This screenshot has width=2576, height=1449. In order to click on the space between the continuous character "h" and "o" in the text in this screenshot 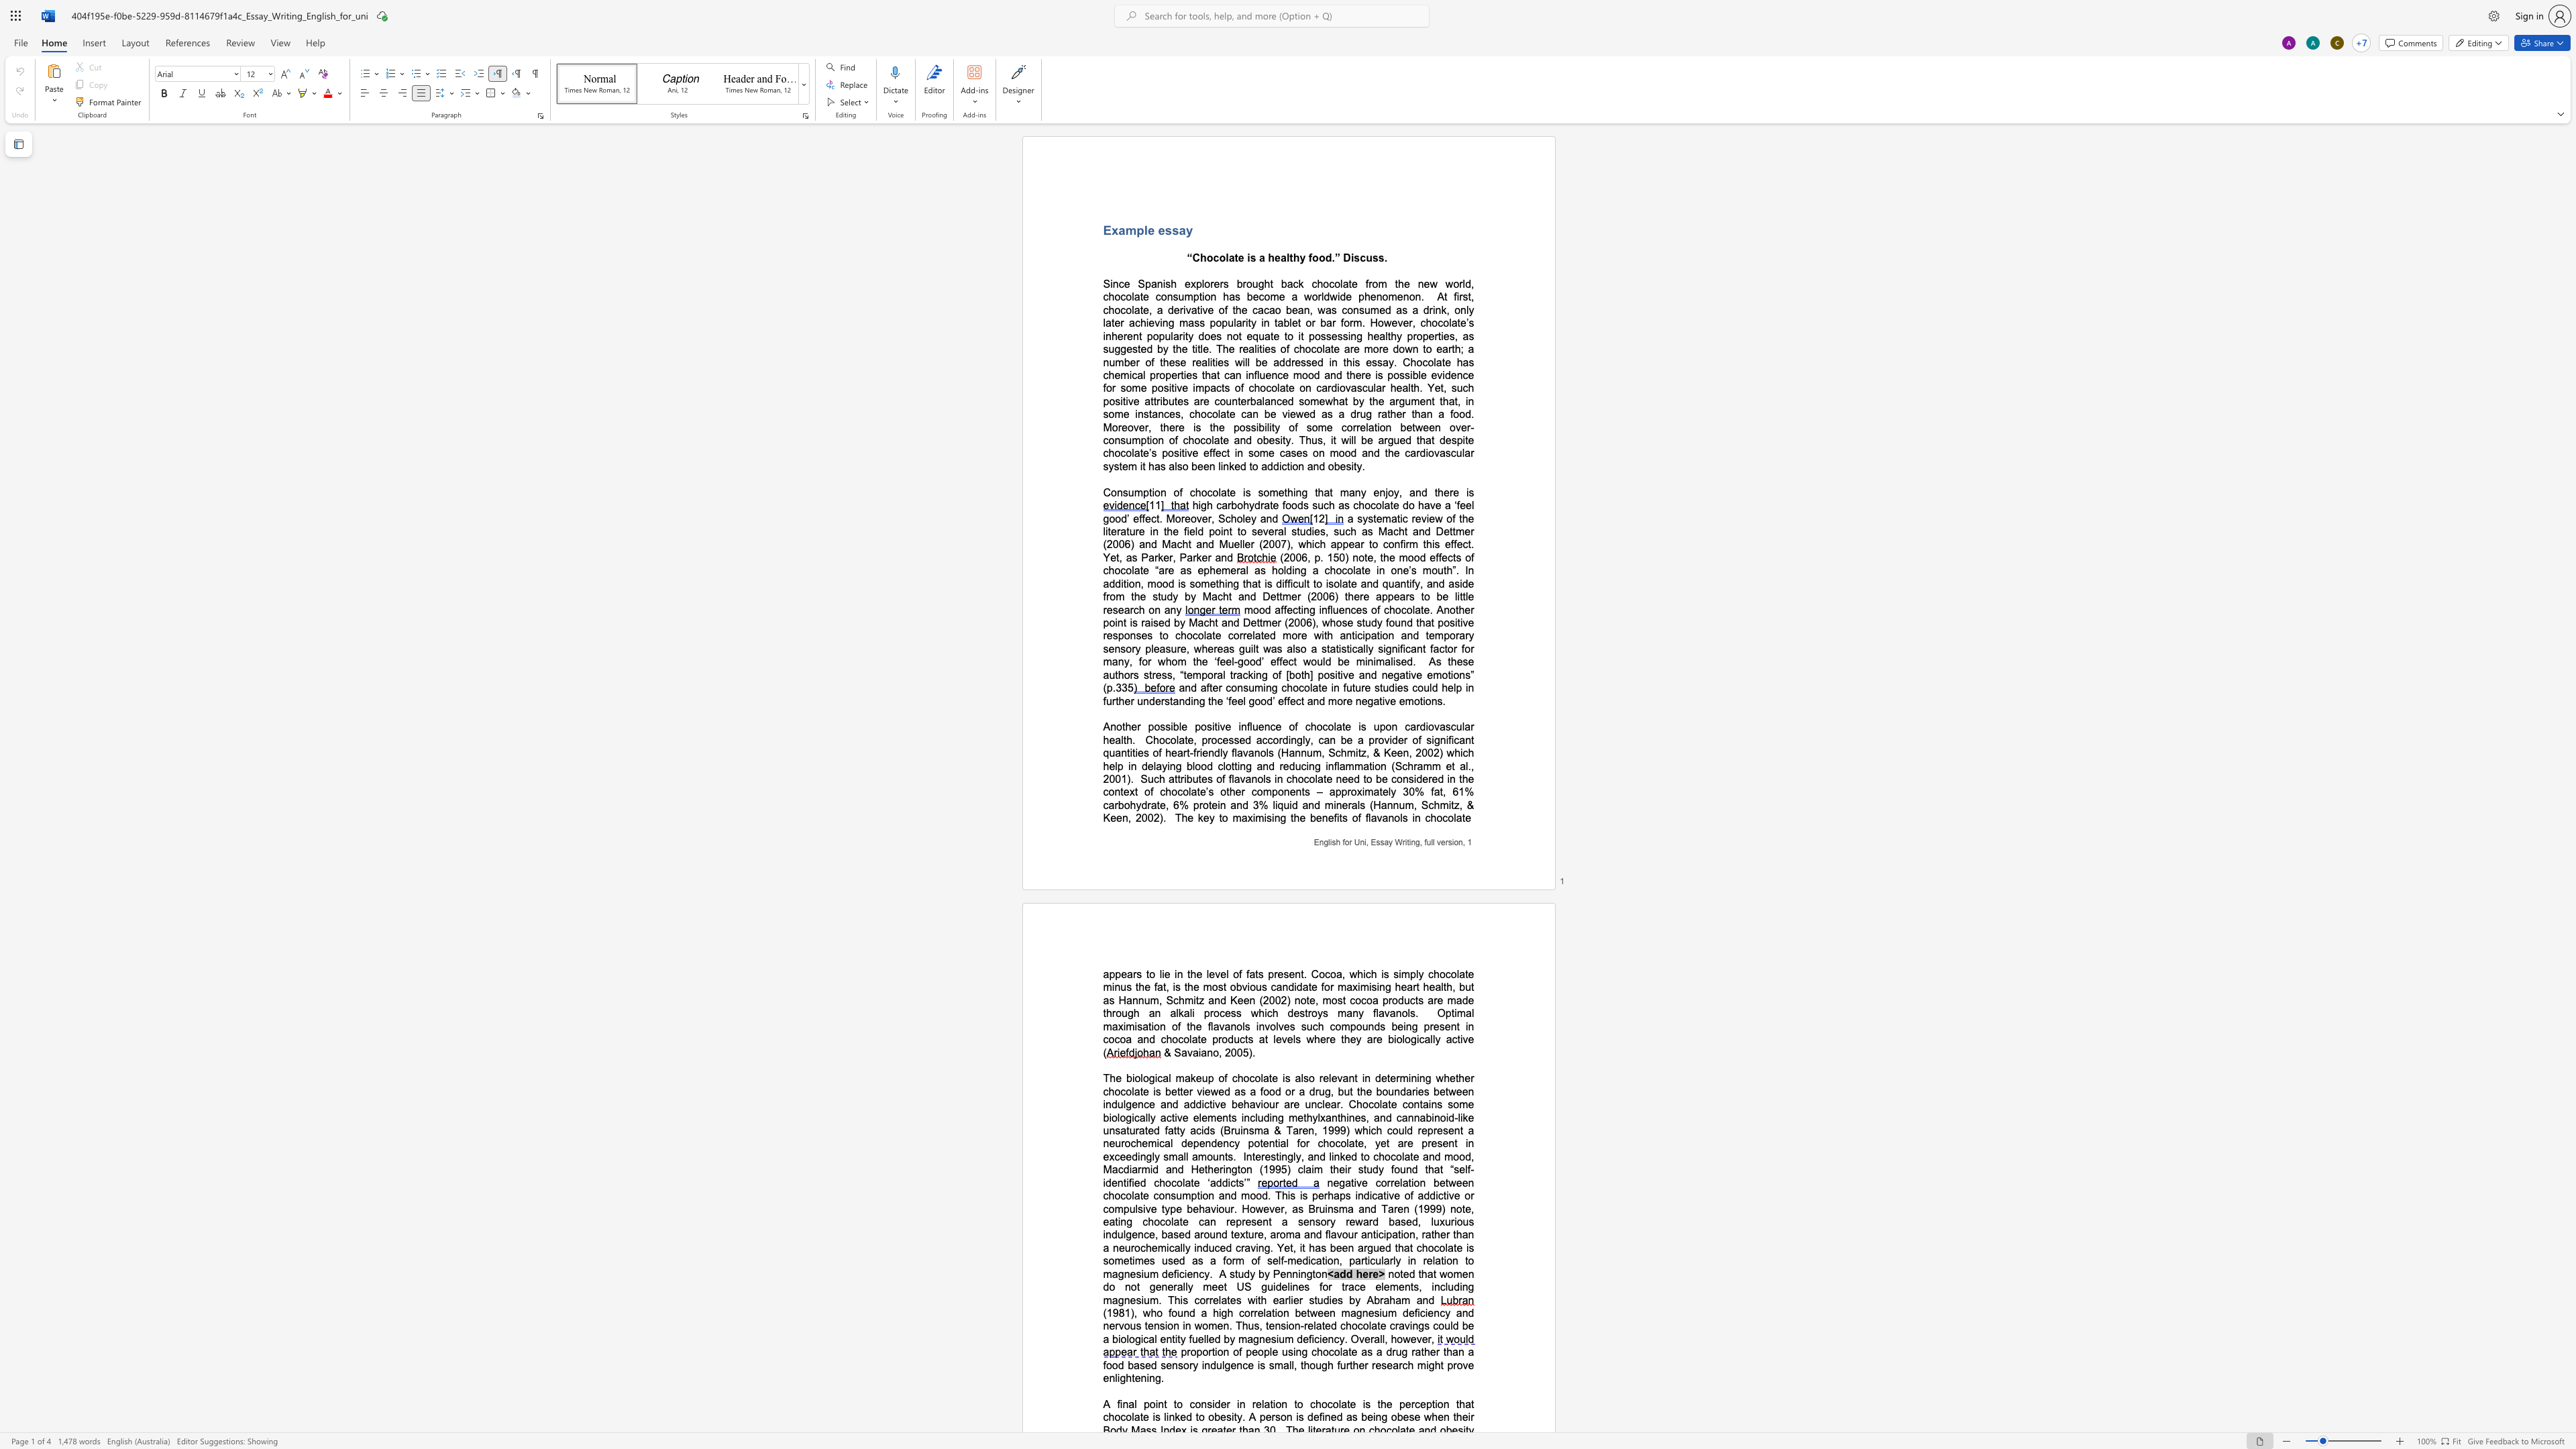, I will do `click(1436, 817)`.